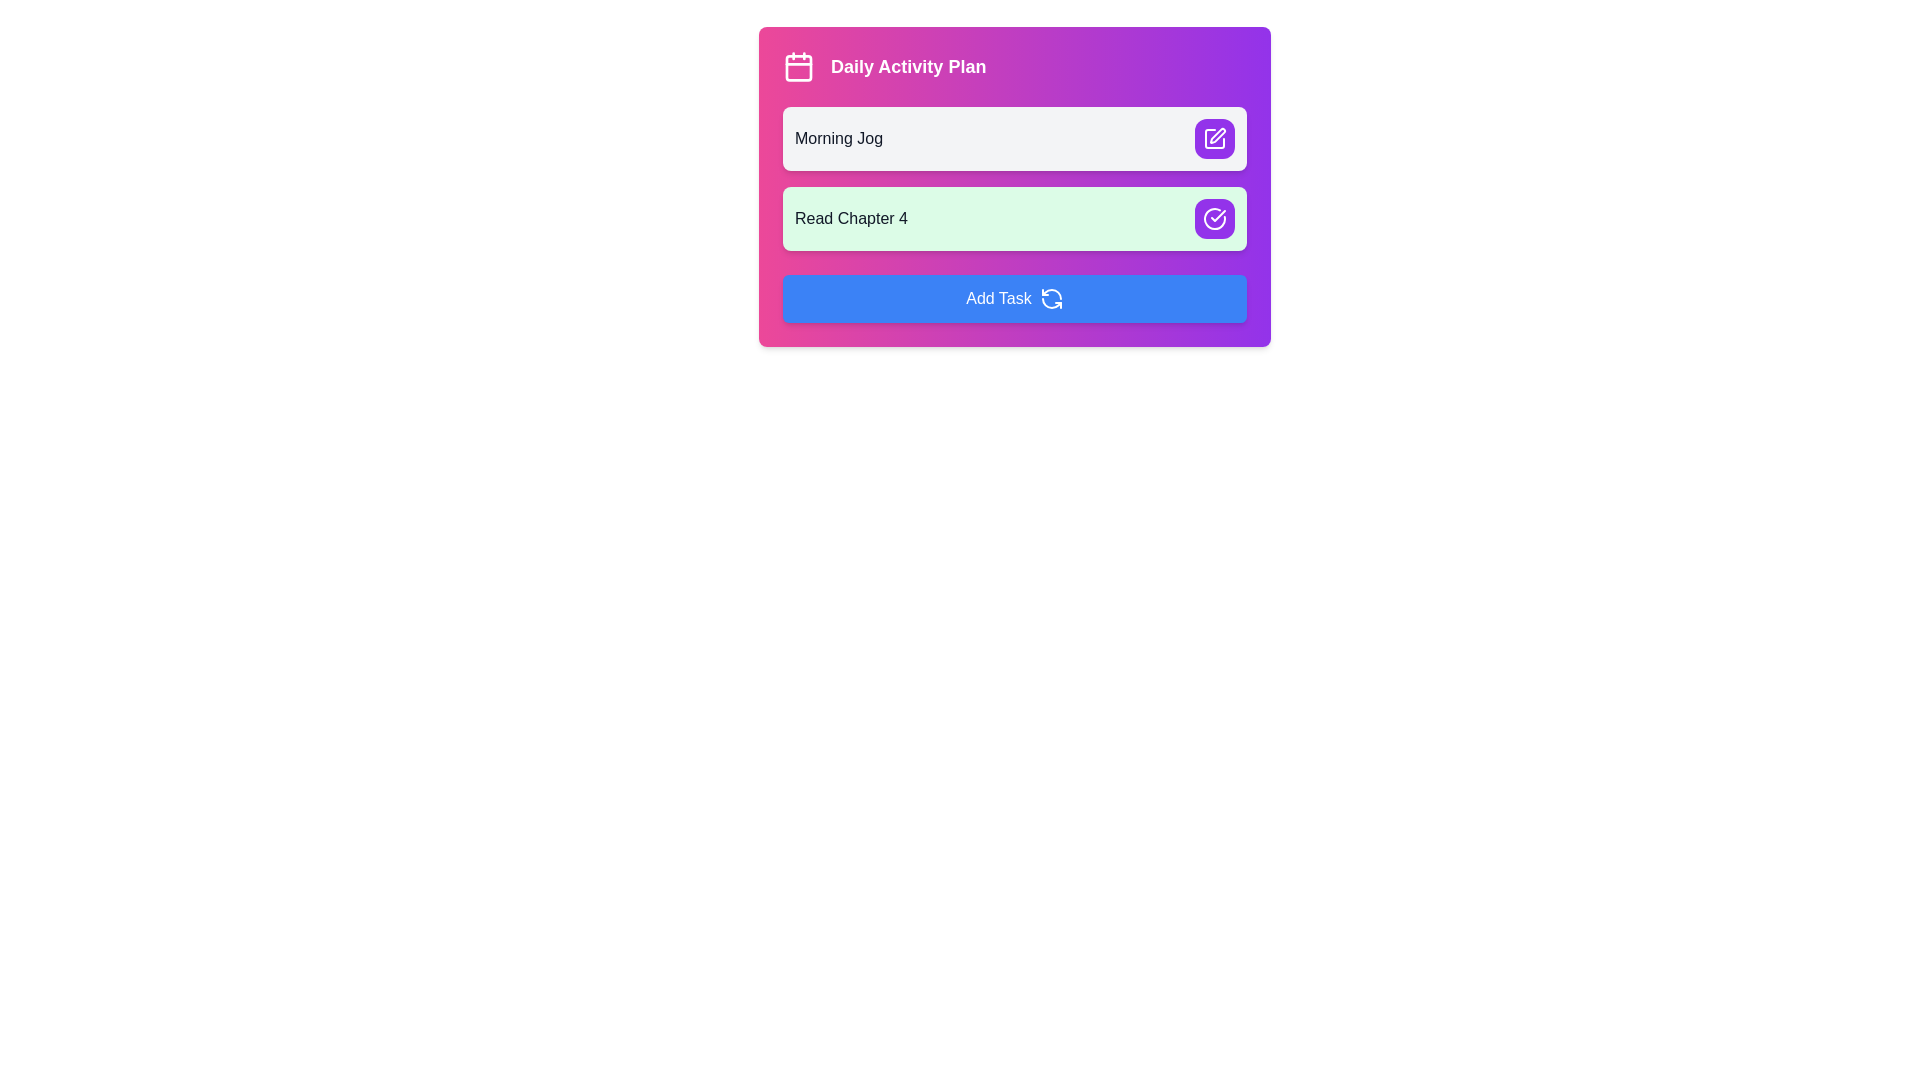 The image size is (1920, 1080). Describe the element at coordinates (998, 299) in the screenshot. I see `the static text label within the blue button that indicates the function to add a task` at that location.